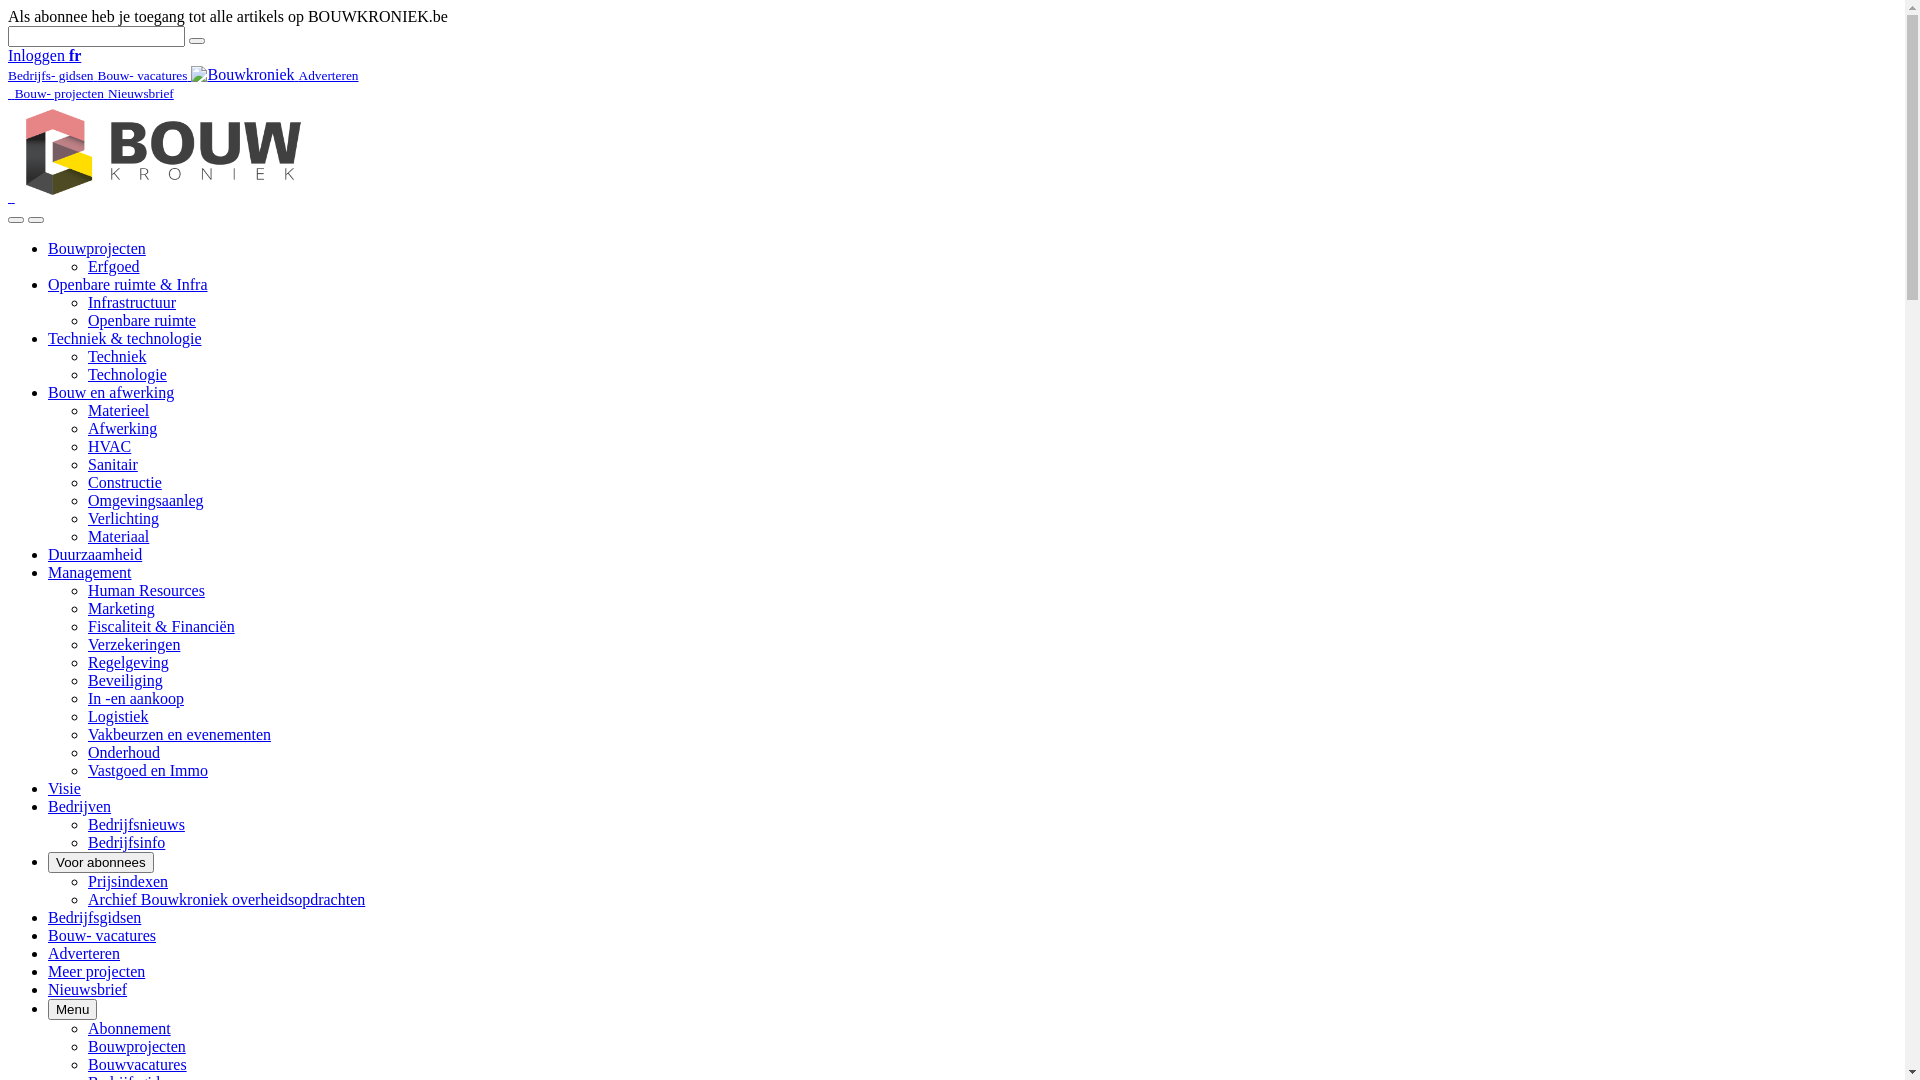  What do you see at coordinates (126, 284) in the screenshot?
I see `'Openbare ruimte & Infra'` at bounding box center [126, 284].